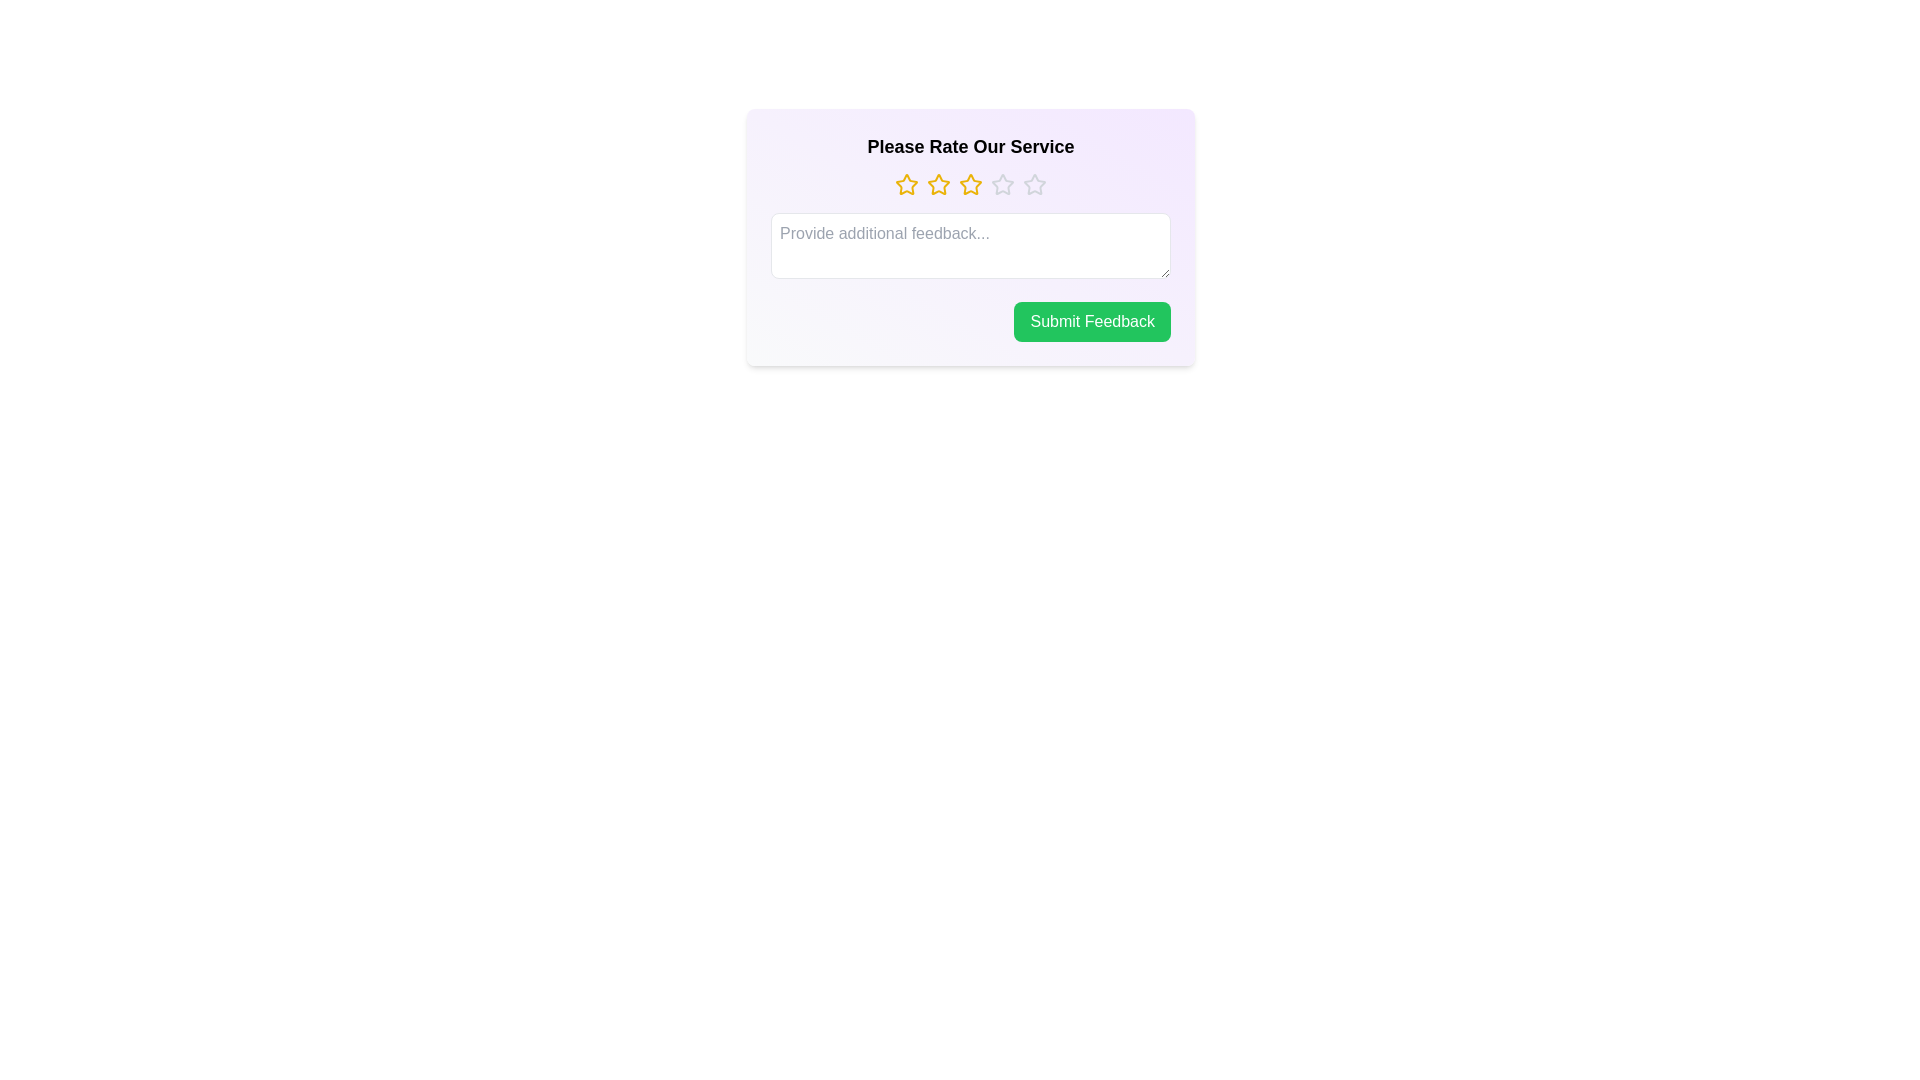 This screenshot has height=1080, width=1920. Describe the element at coordinates (970, 185) in the screenshot. I see `the star corresponding to the 3 value to set the rating` at that location.